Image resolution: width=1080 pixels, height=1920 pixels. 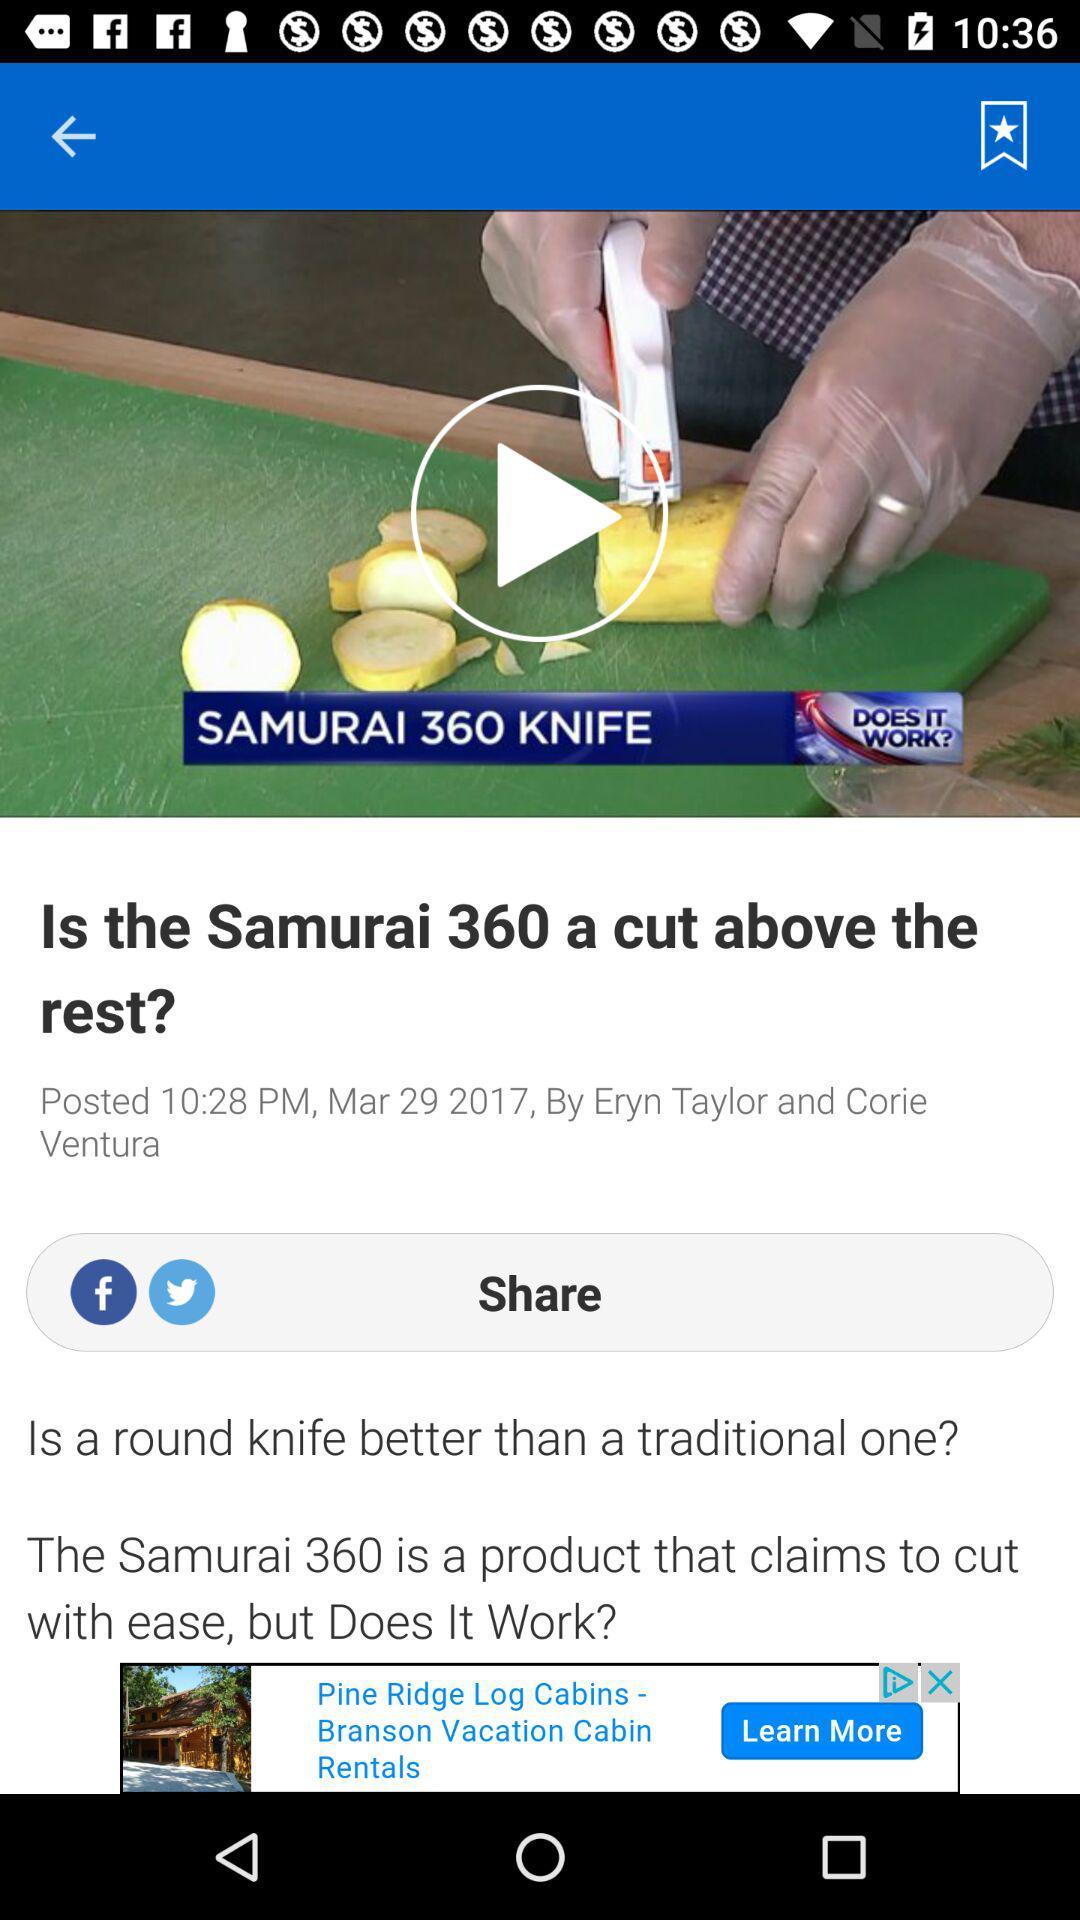 What do you see at coordinates (1004, 135) in the screenshot?
I see `the bookmark icon` at bounding box center [1004, 135].